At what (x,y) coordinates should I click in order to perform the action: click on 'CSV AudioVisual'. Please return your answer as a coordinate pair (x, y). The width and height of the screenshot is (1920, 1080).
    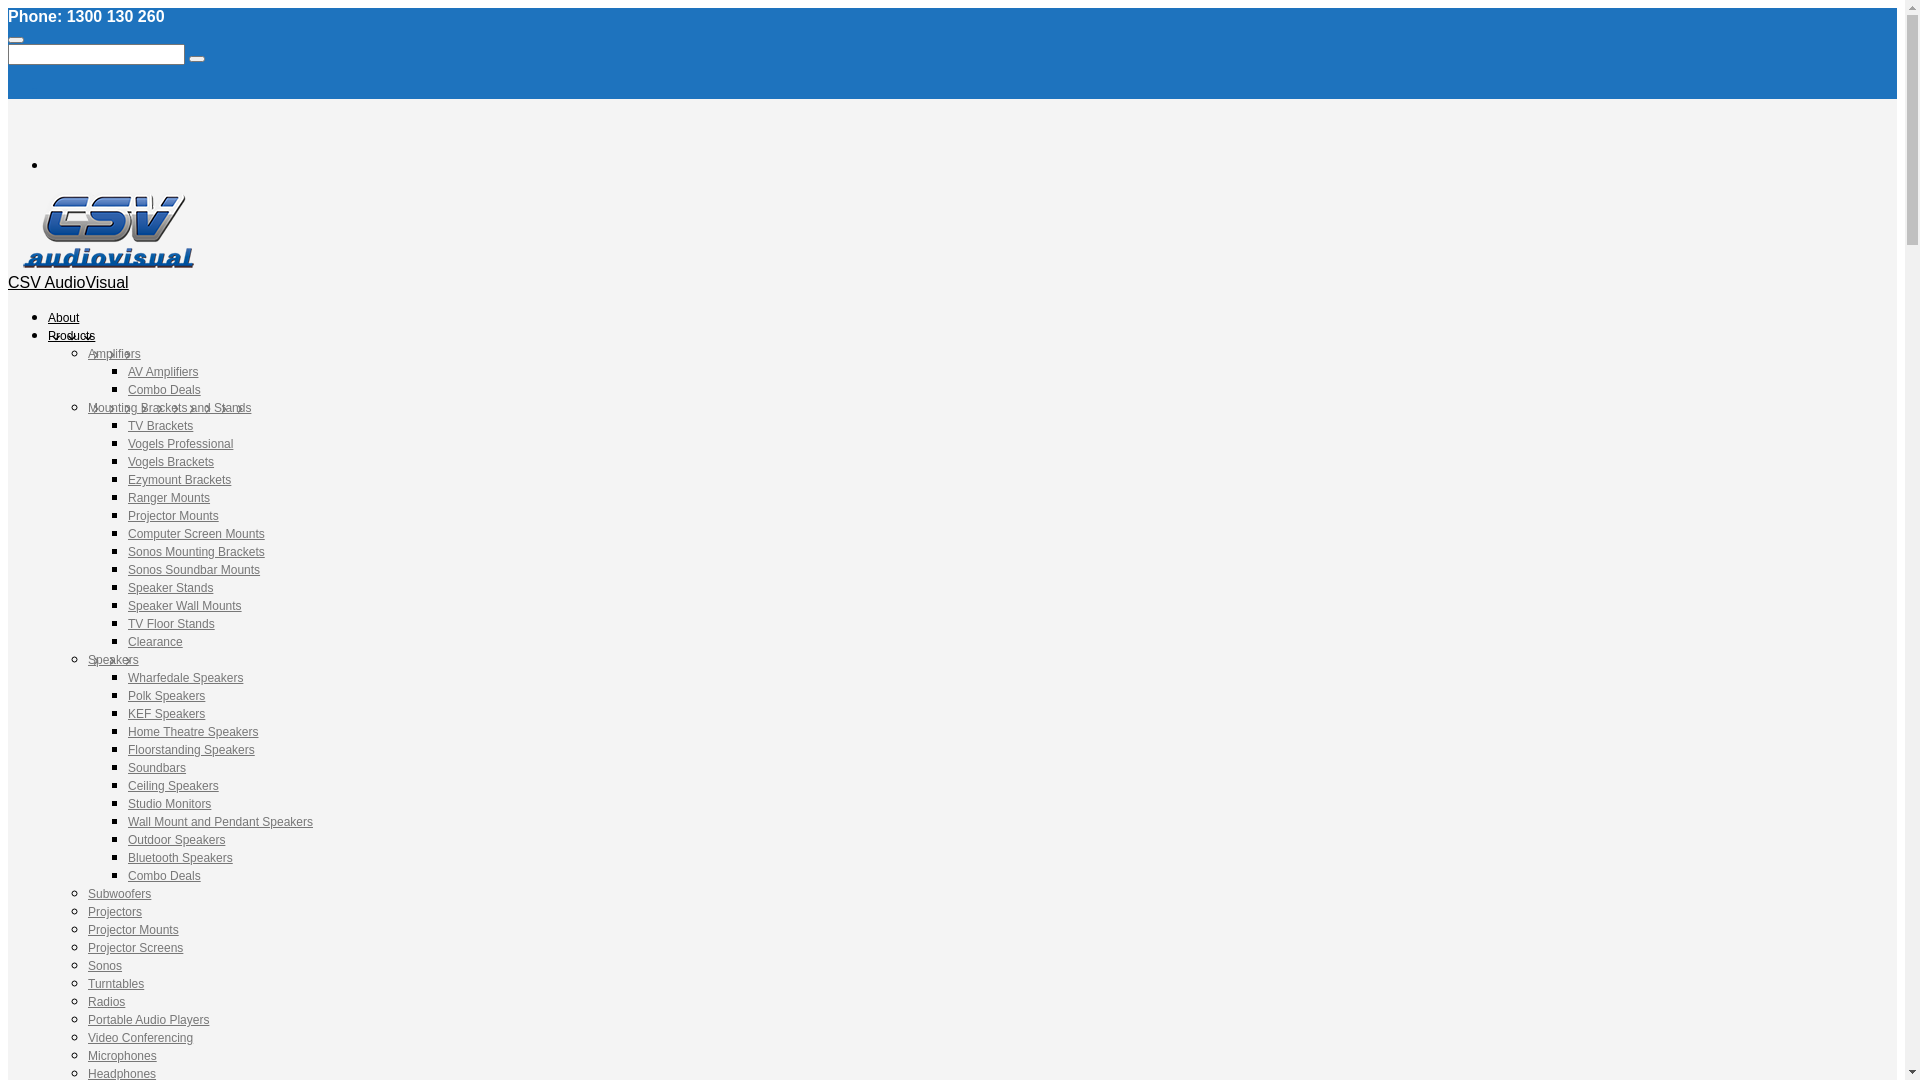
    Looking at the image, I should click on (68, 282).